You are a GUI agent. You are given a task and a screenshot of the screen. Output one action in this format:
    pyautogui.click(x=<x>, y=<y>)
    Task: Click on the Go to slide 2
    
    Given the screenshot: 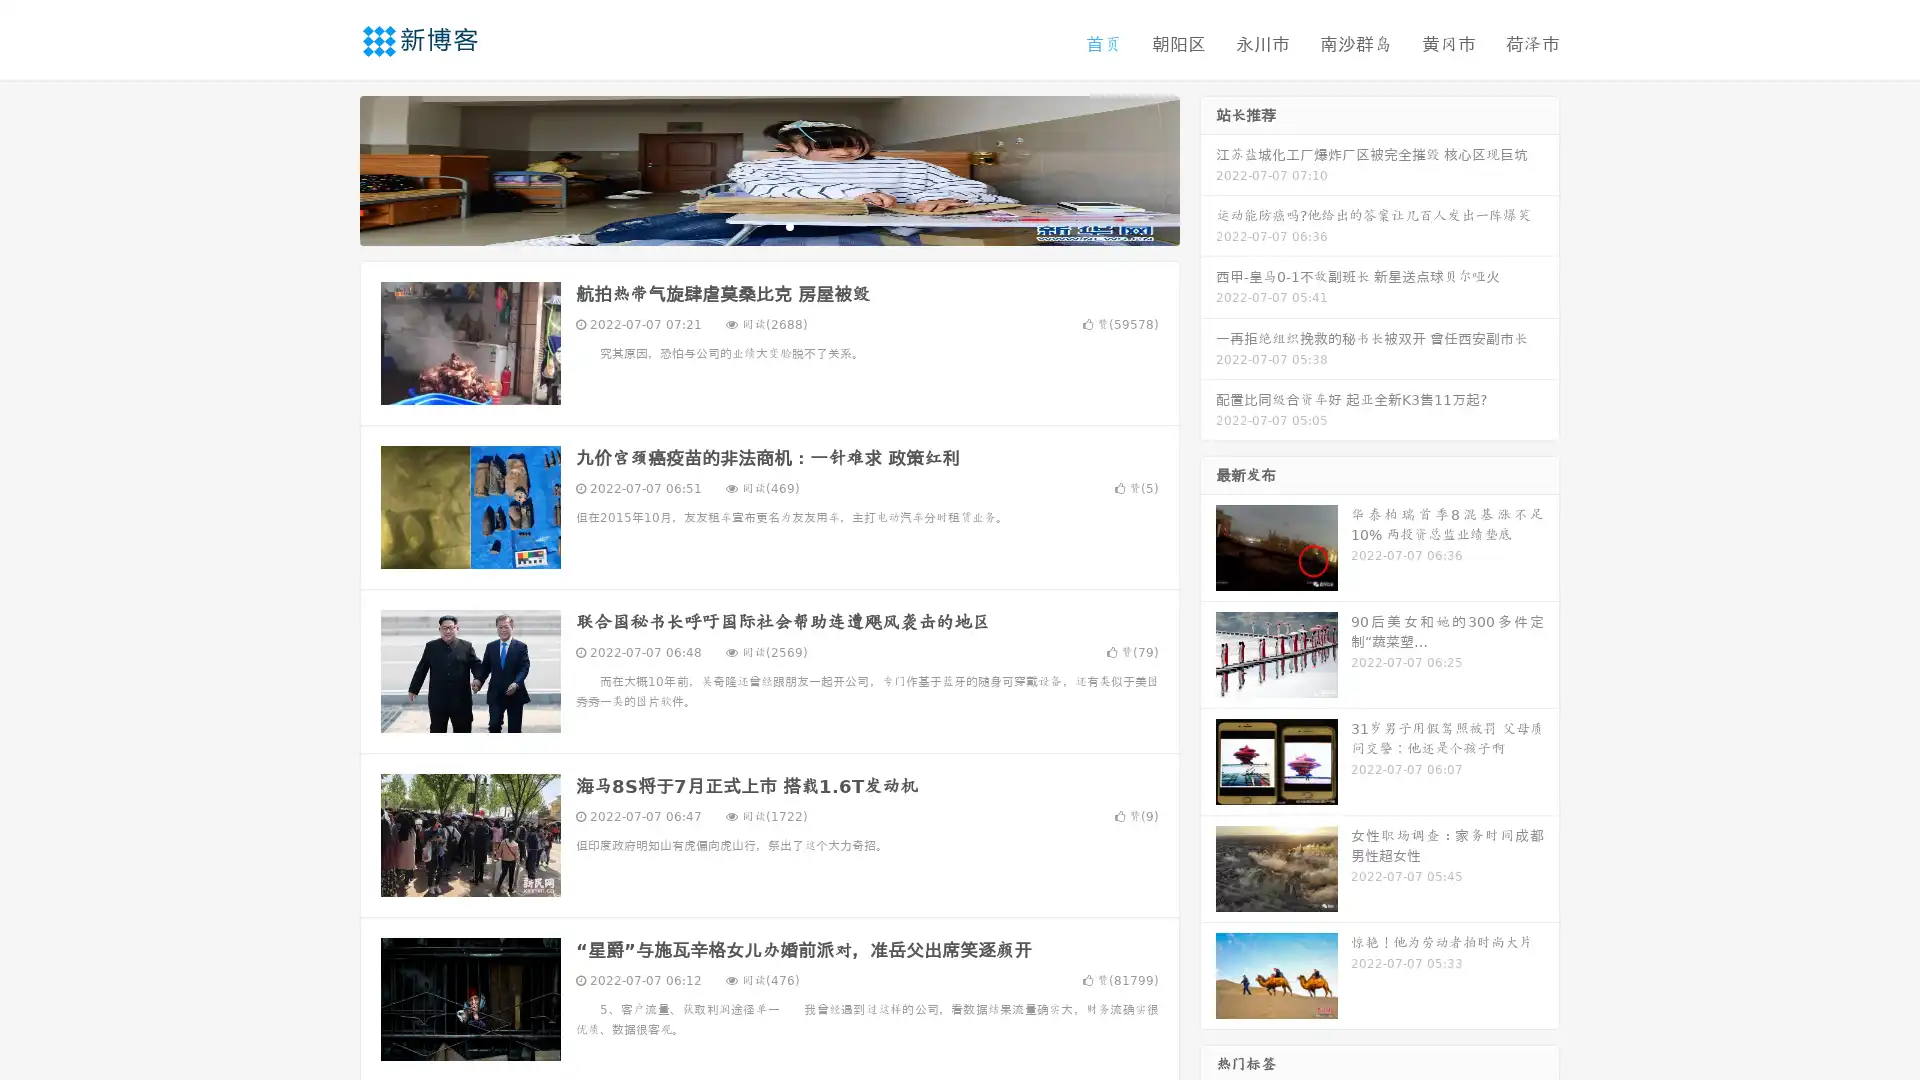 What is the action you would take?
    pyautogui.click(x=768, y=225)
    